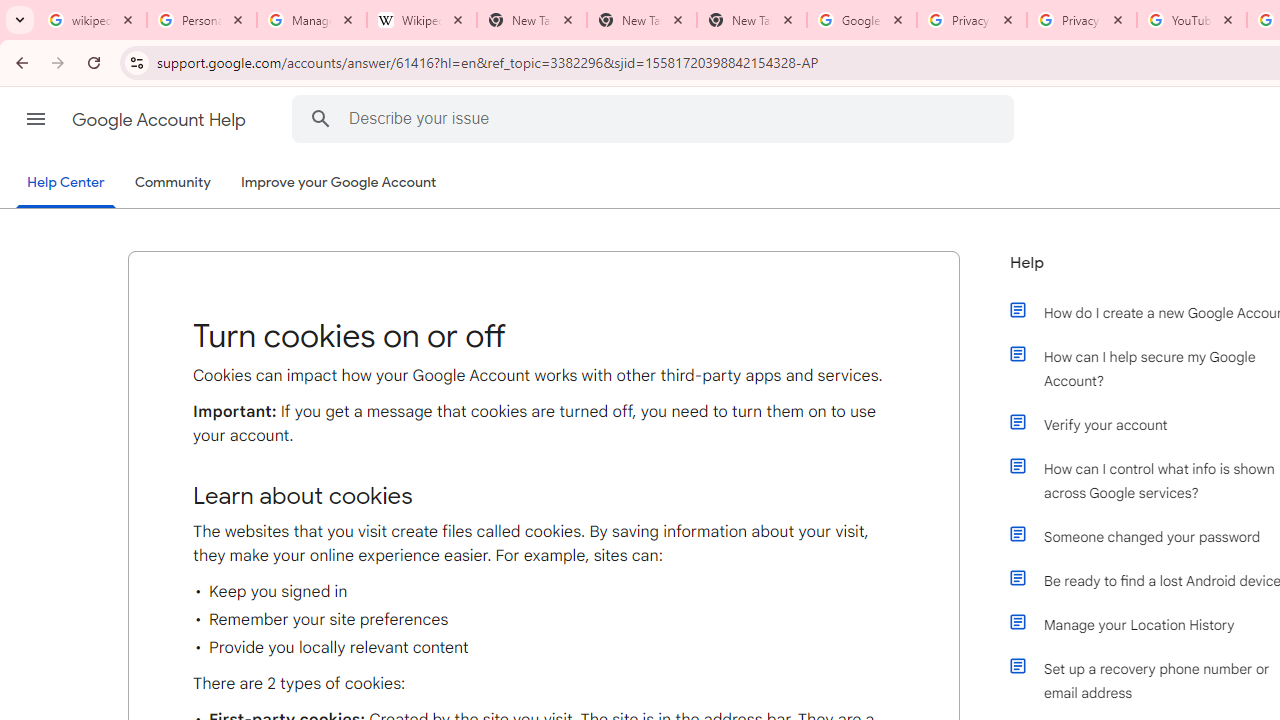 The width and height of the screenshot is (1280, 720). Describe the element at coordinates (35, 119) in the screenshot. I see `'Main menu'` at that location.